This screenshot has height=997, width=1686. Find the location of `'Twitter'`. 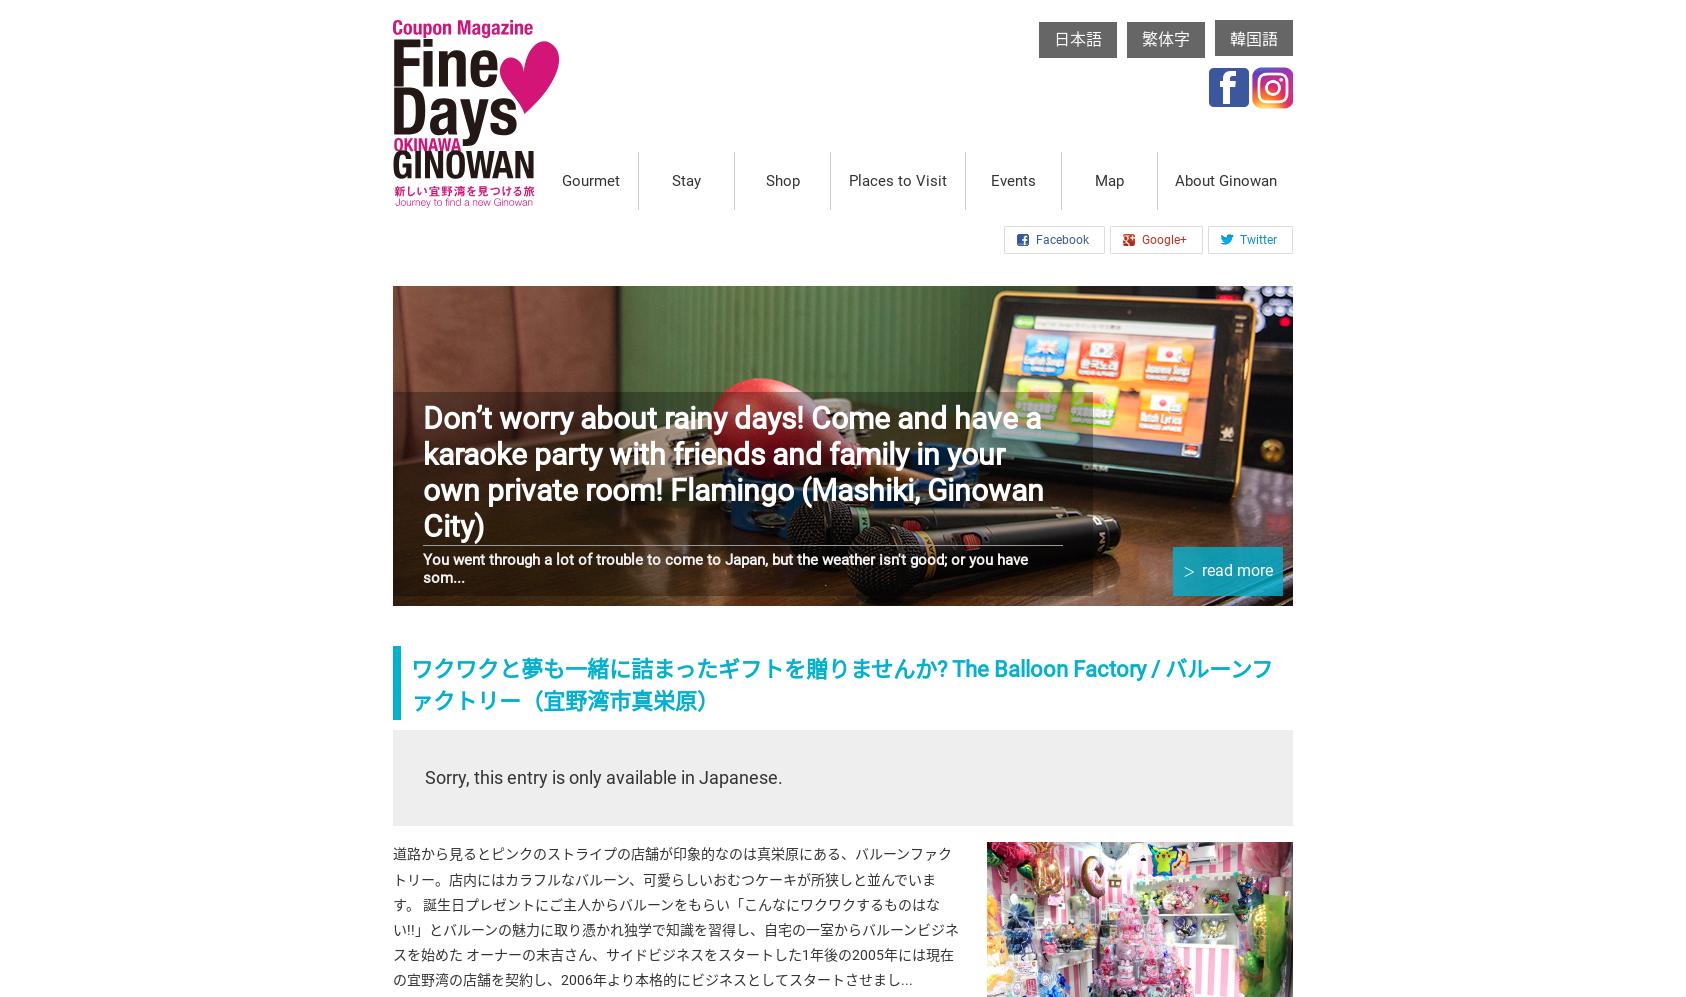

'Twitter' is located at coordinates (1239, 238).